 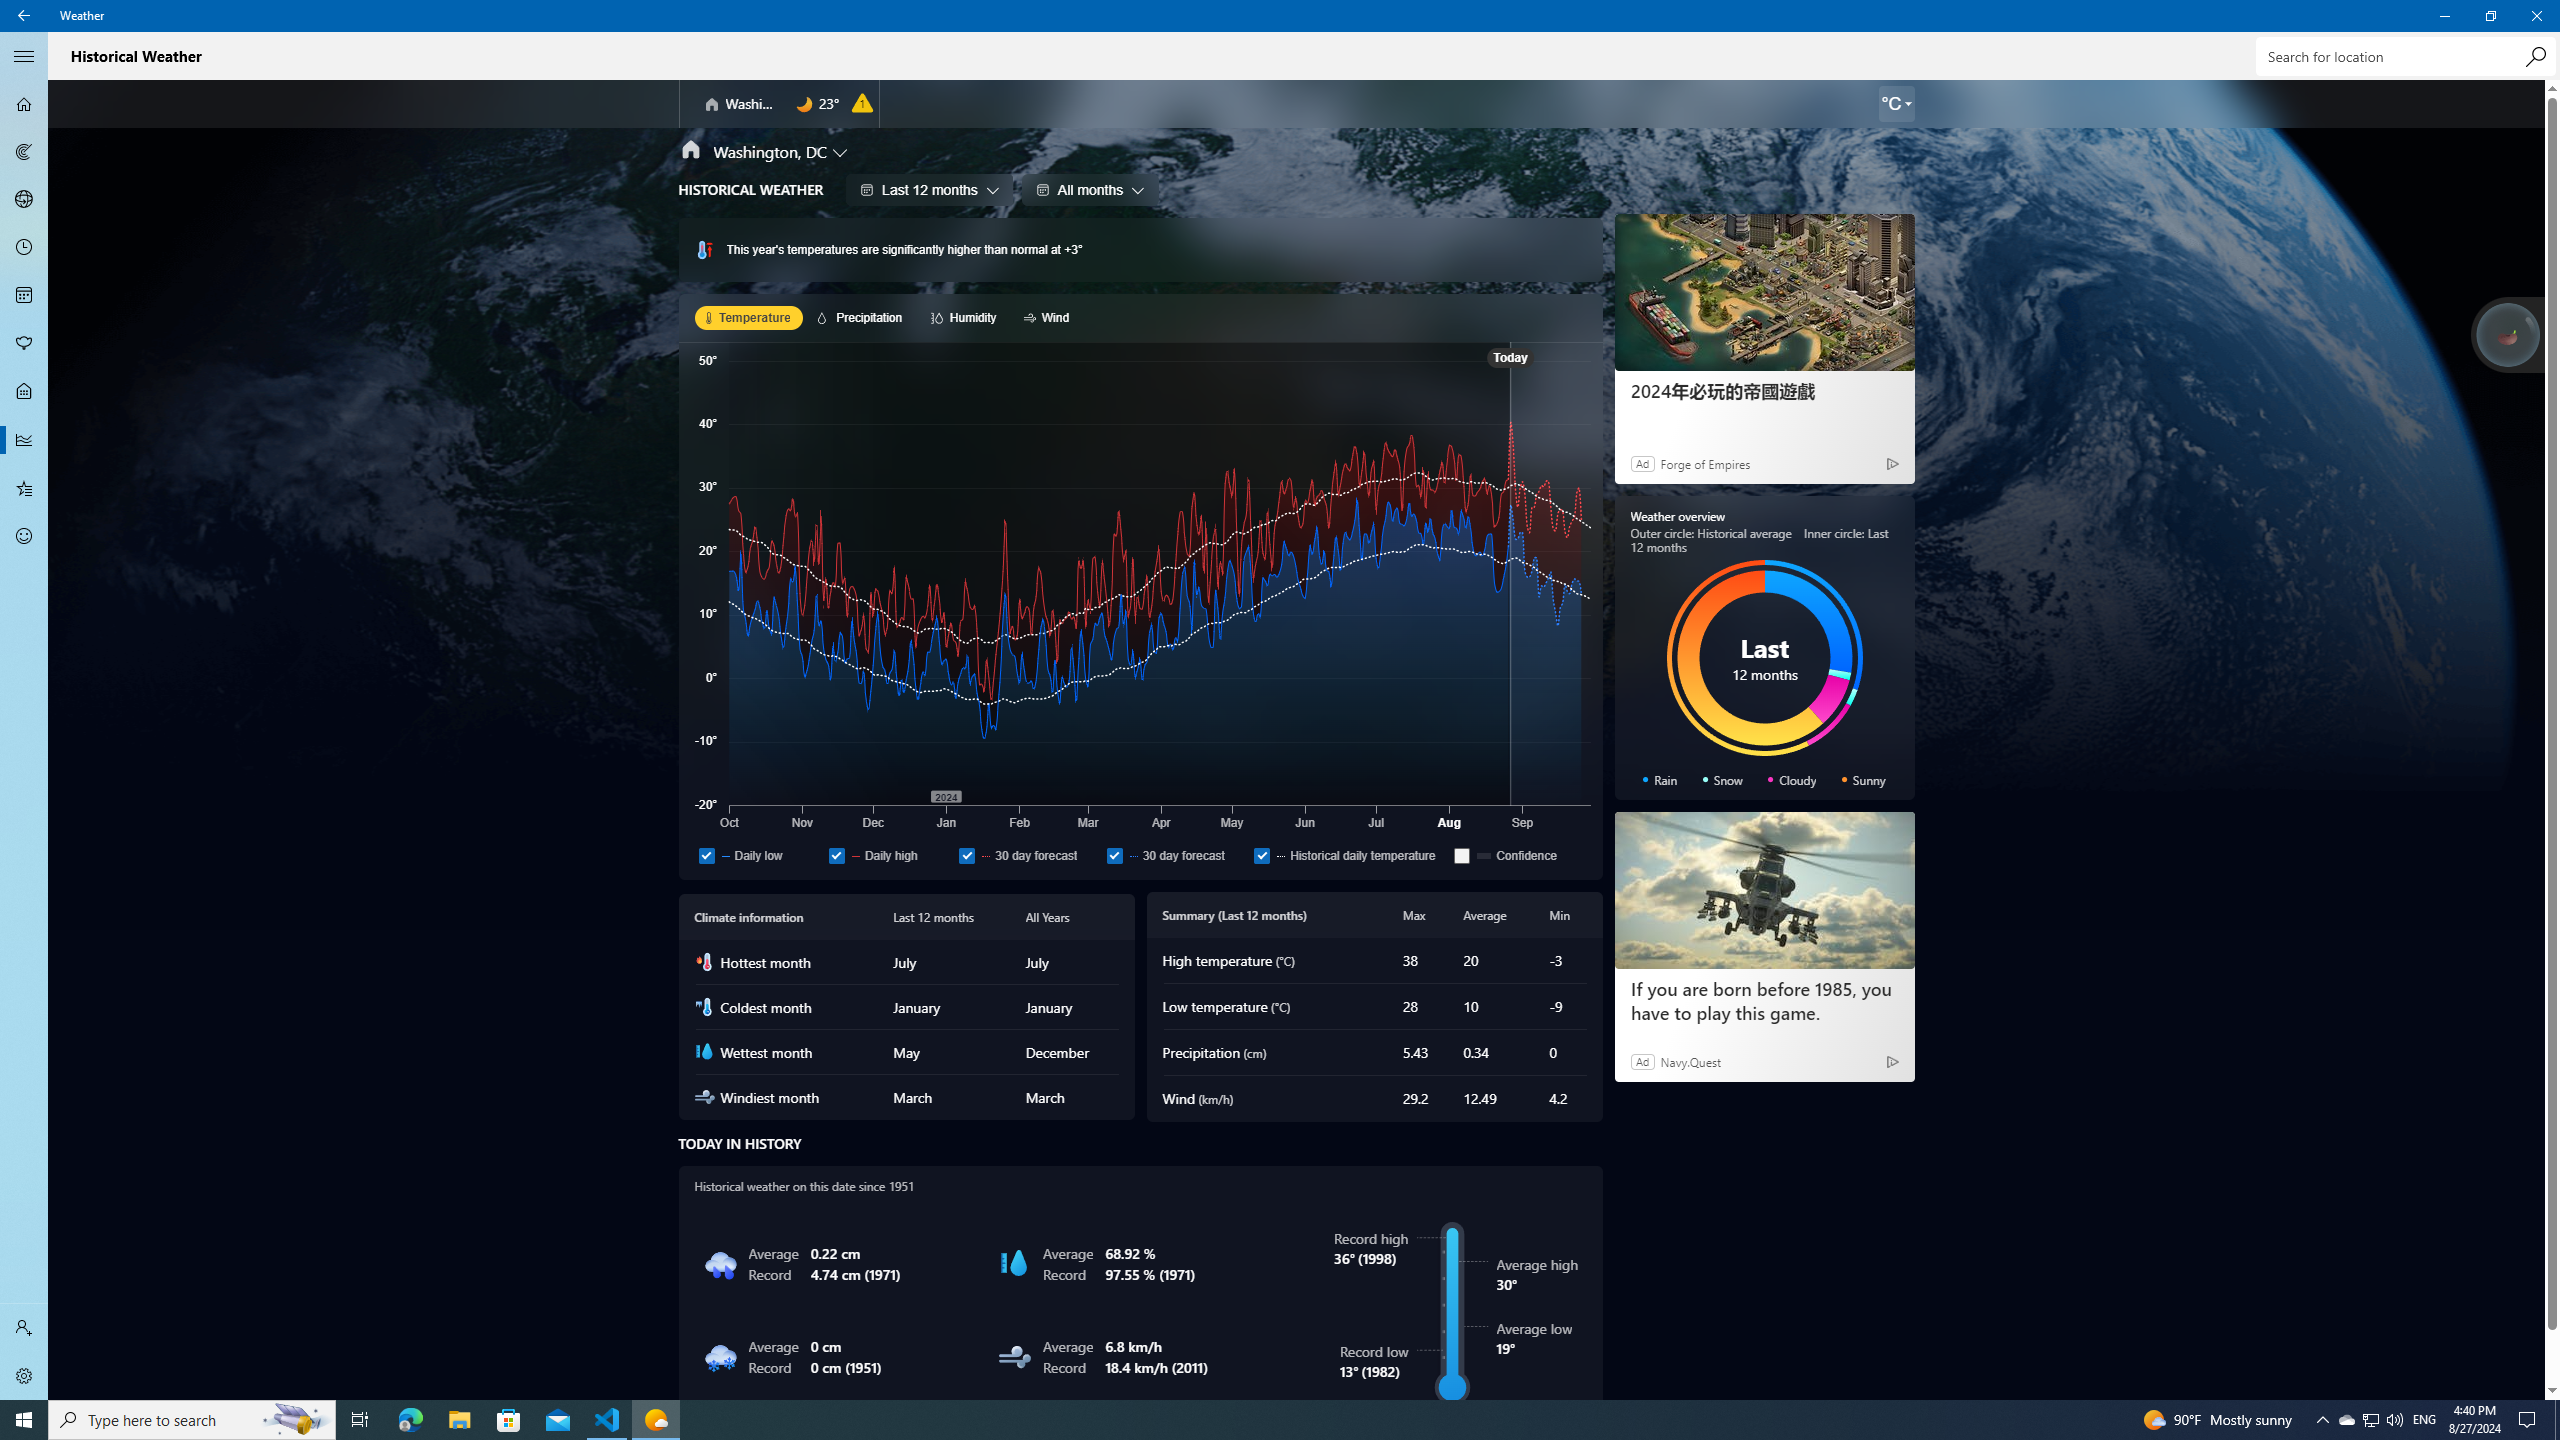 I want to click on 'Send Feedback - Not Selected', so click(x=24, y=536).